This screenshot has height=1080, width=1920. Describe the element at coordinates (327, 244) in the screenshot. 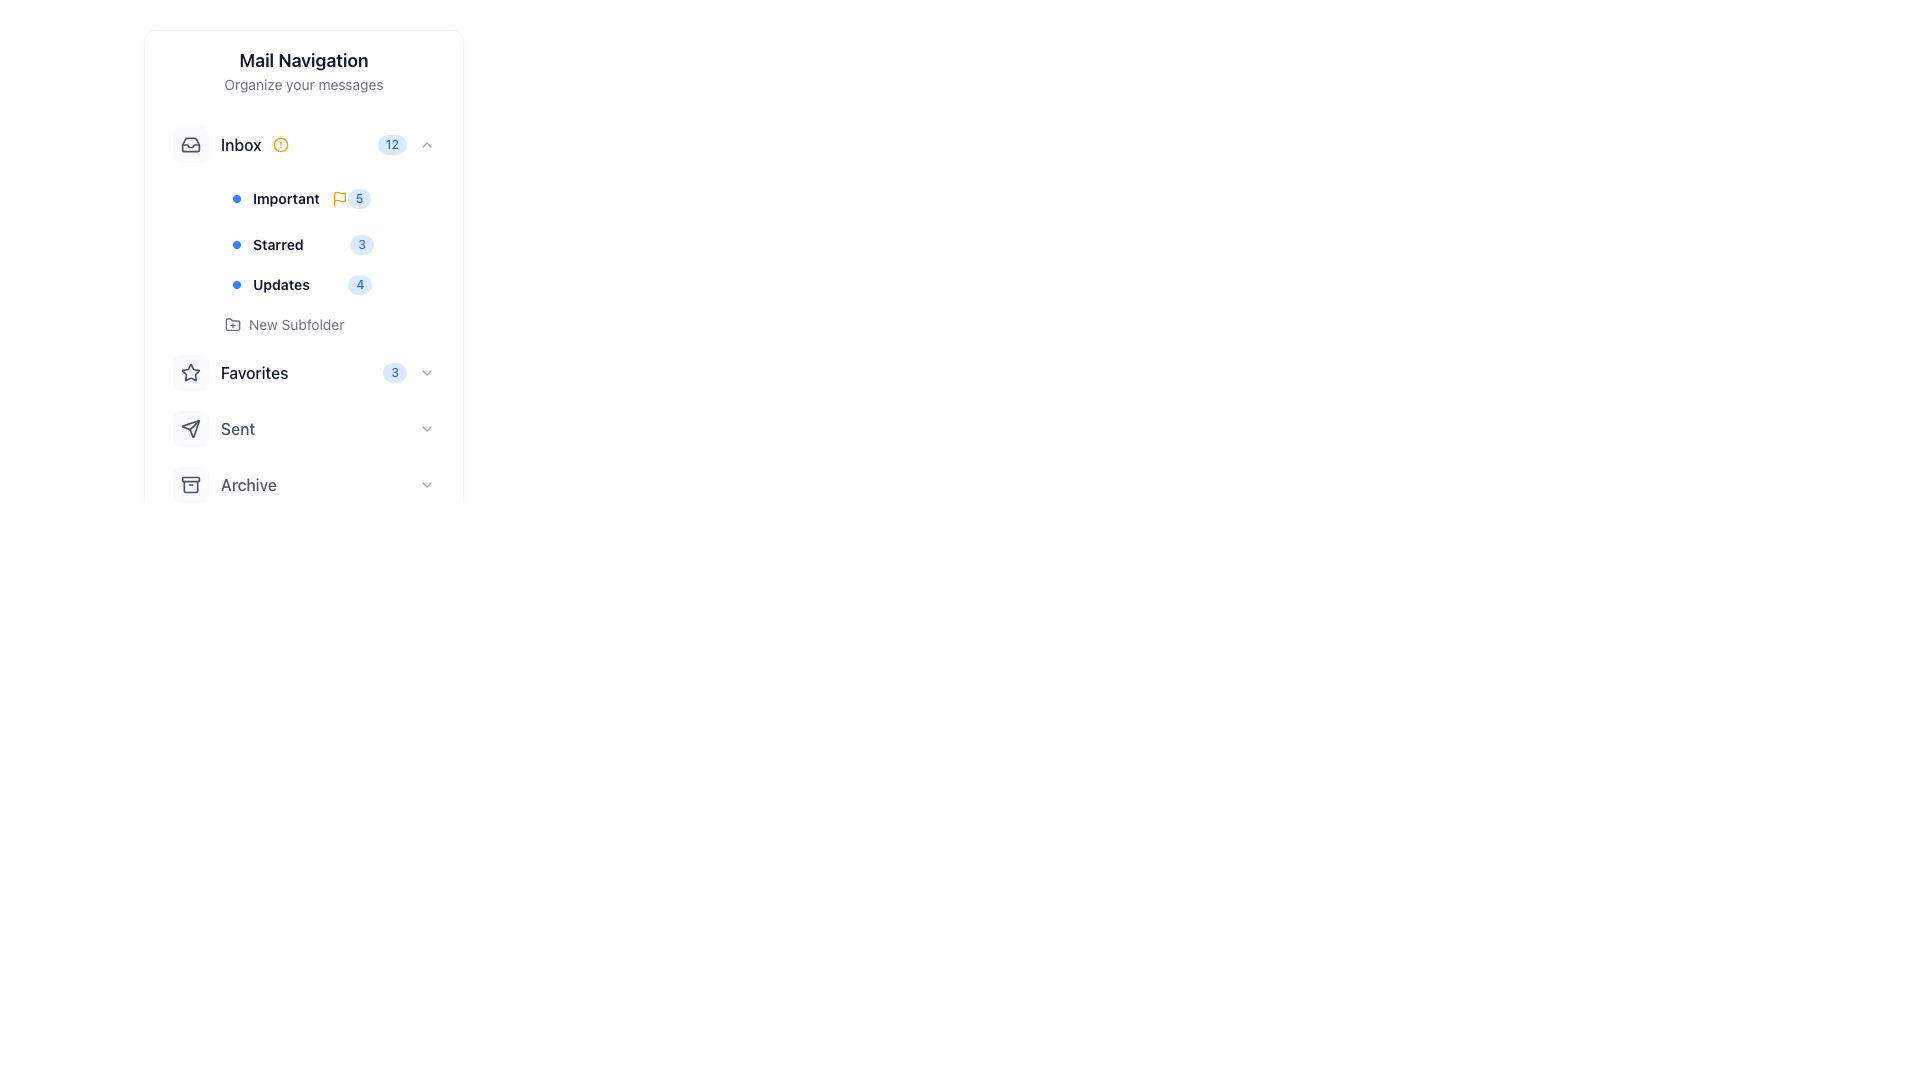

I see `the 'Starred' navigation item in the main navigation menu` at that location.